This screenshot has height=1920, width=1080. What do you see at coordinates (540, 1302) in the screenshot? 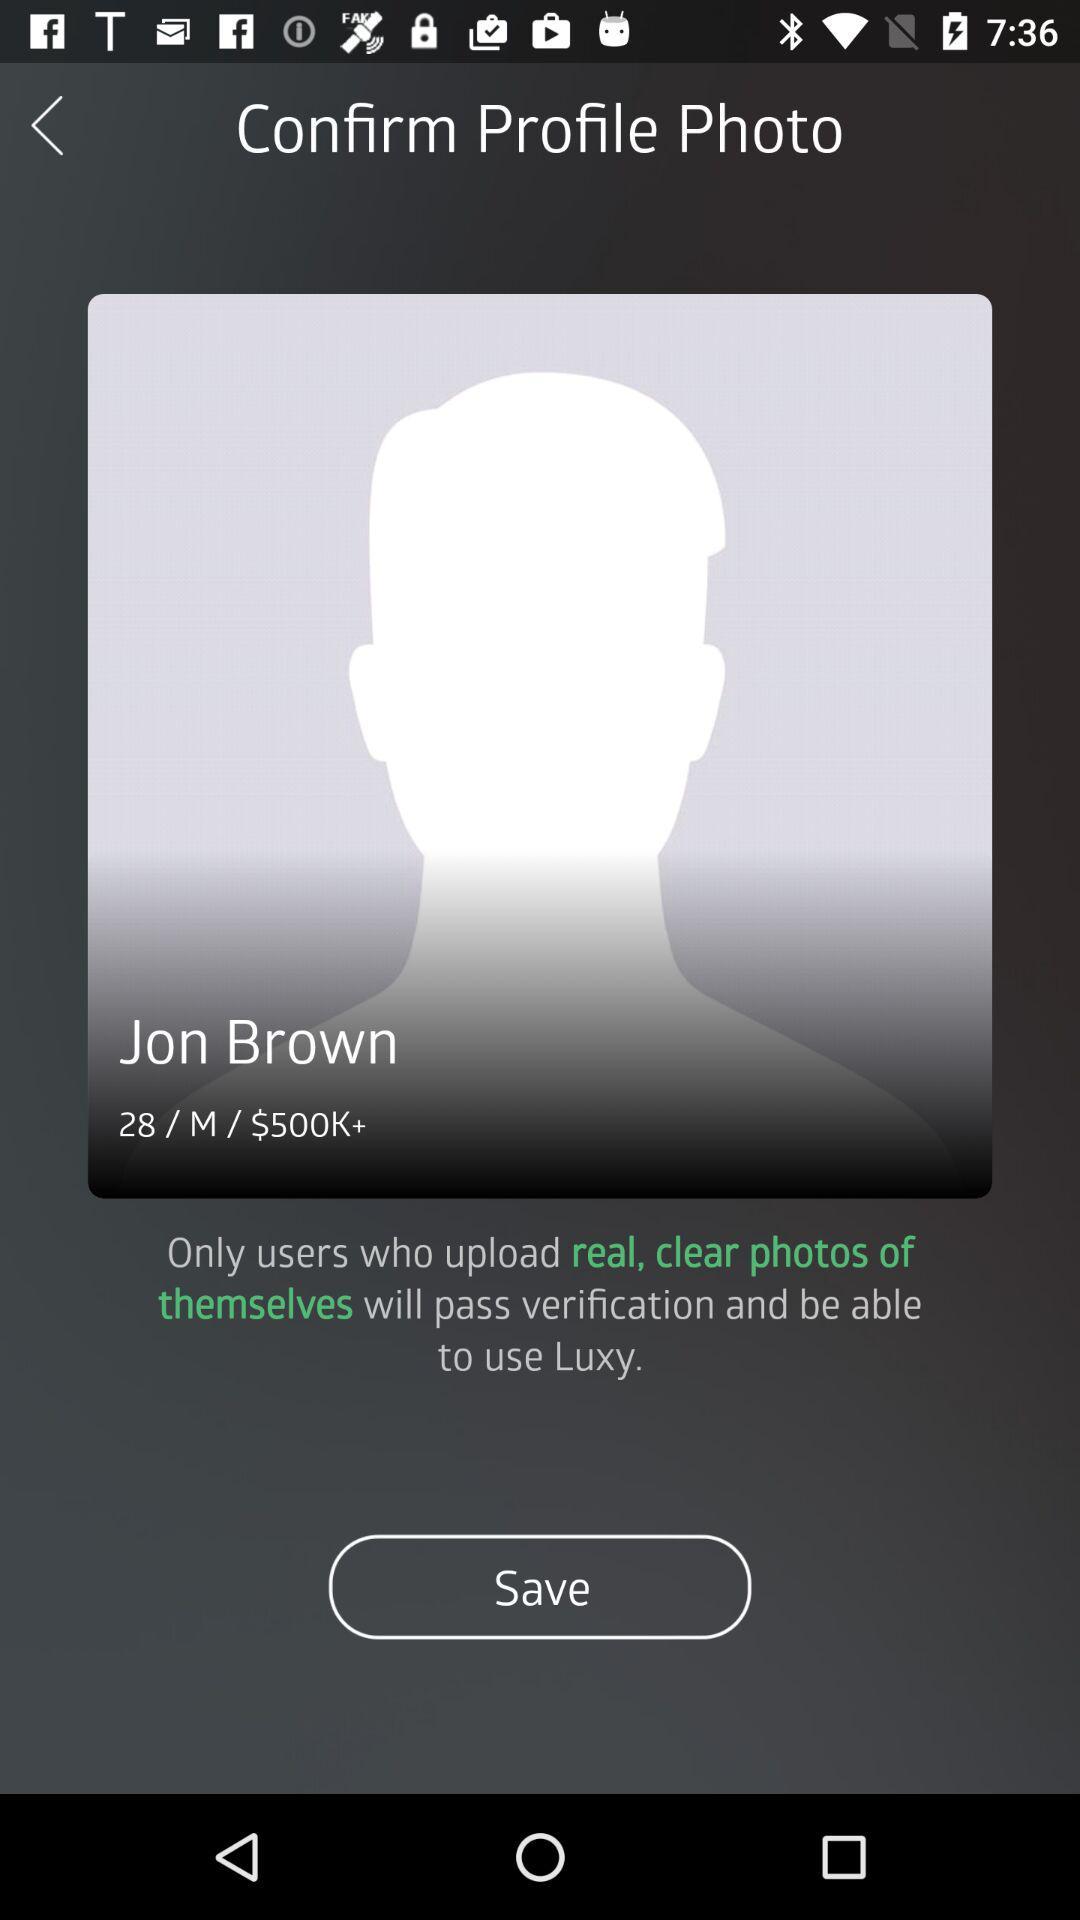
I see `the icon above save icon` at bounding box center [540, 1302].